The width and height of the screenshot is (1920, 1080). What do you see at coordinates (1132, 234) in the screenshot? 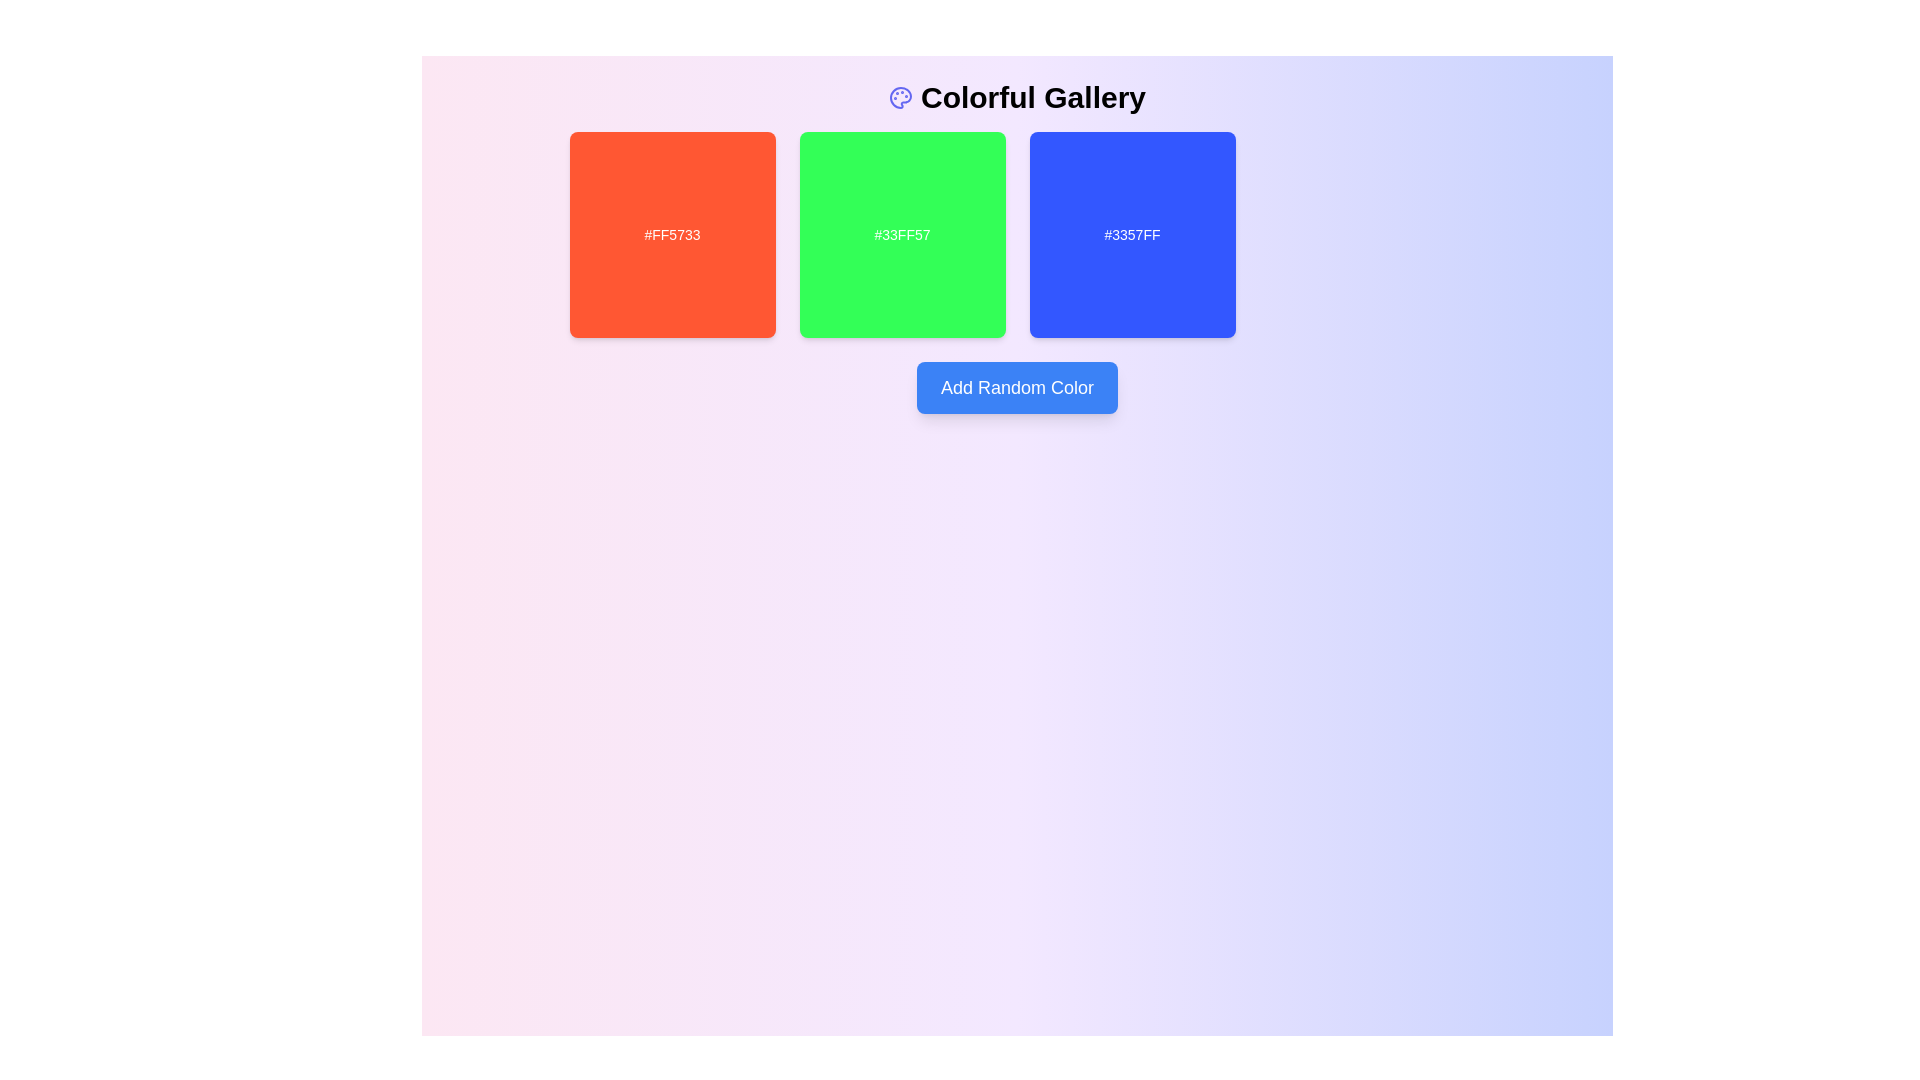
I see `the Color display card with a blue background and the text '#3357FF' centered in white` at bounding box center [1132, 234].